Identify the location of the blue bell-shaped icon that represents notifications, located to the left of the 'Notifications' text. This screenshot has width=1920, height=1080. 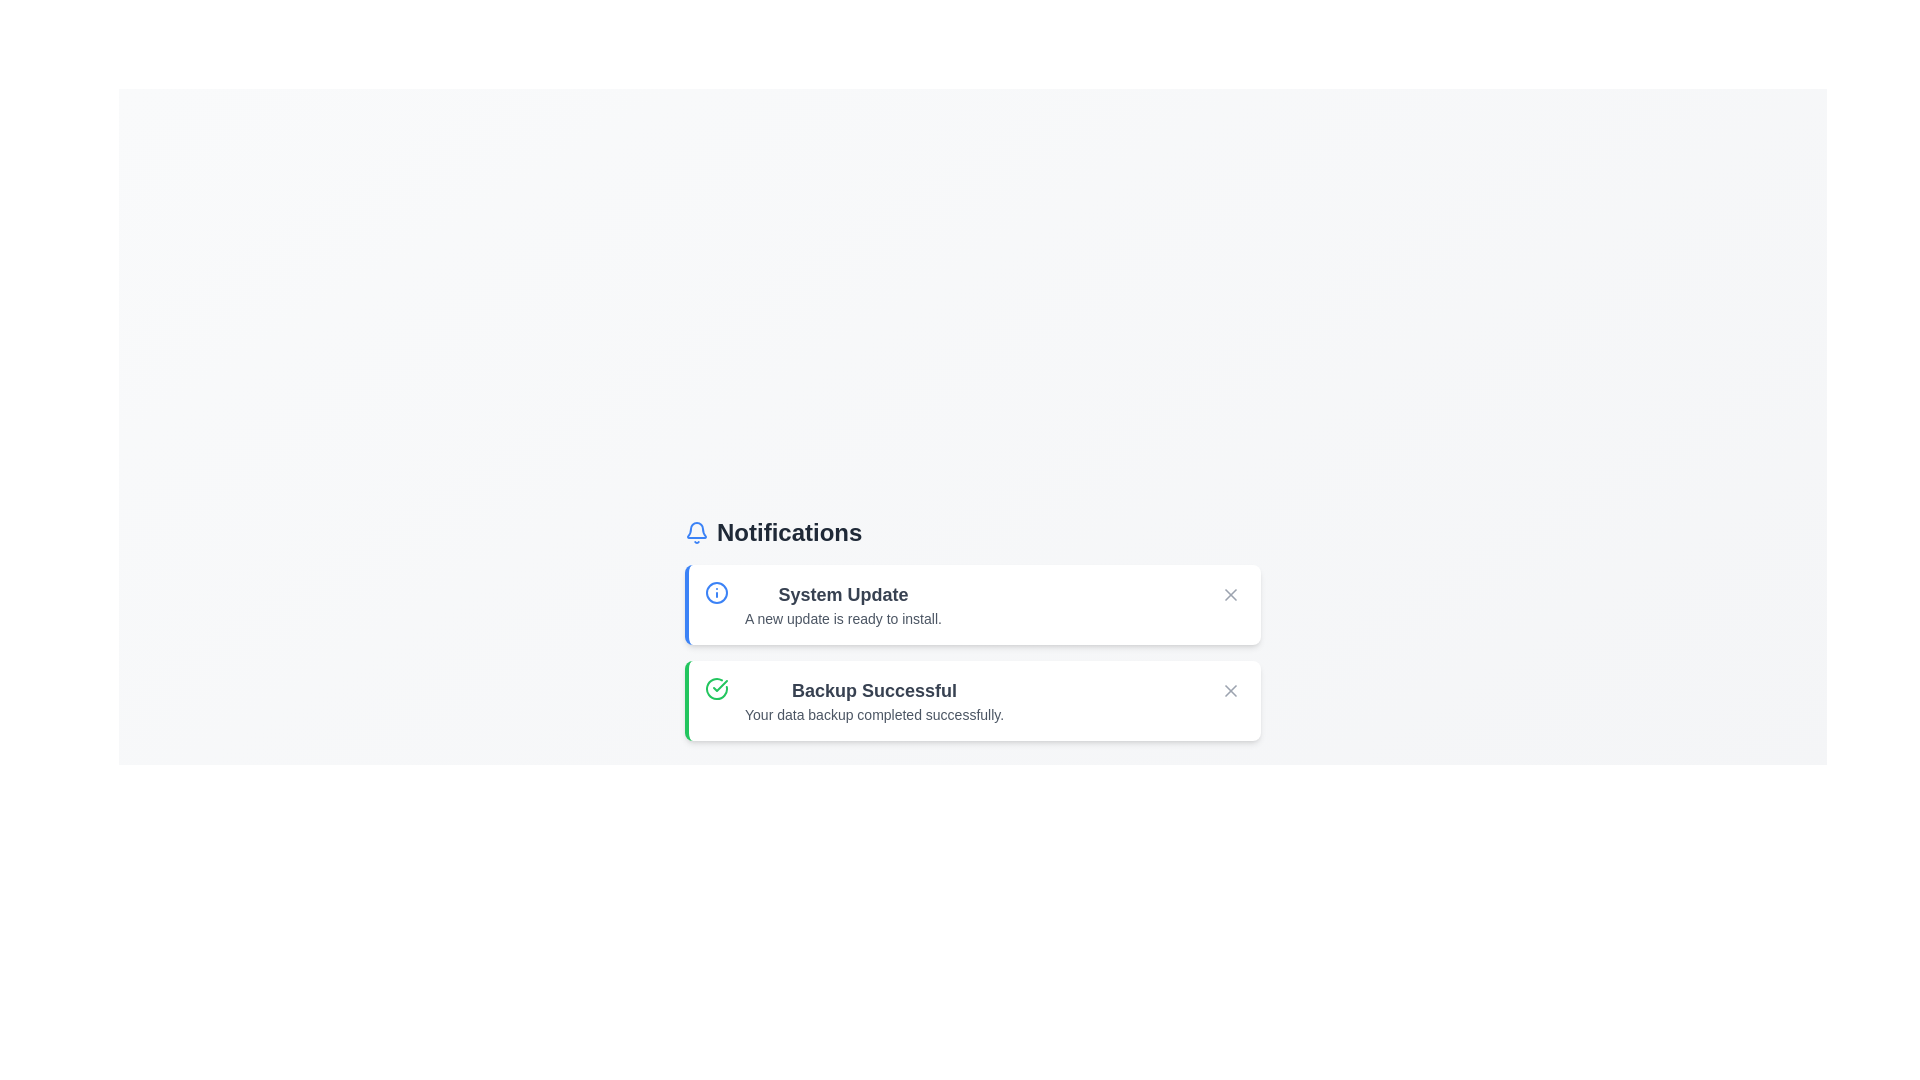
(696, 531).